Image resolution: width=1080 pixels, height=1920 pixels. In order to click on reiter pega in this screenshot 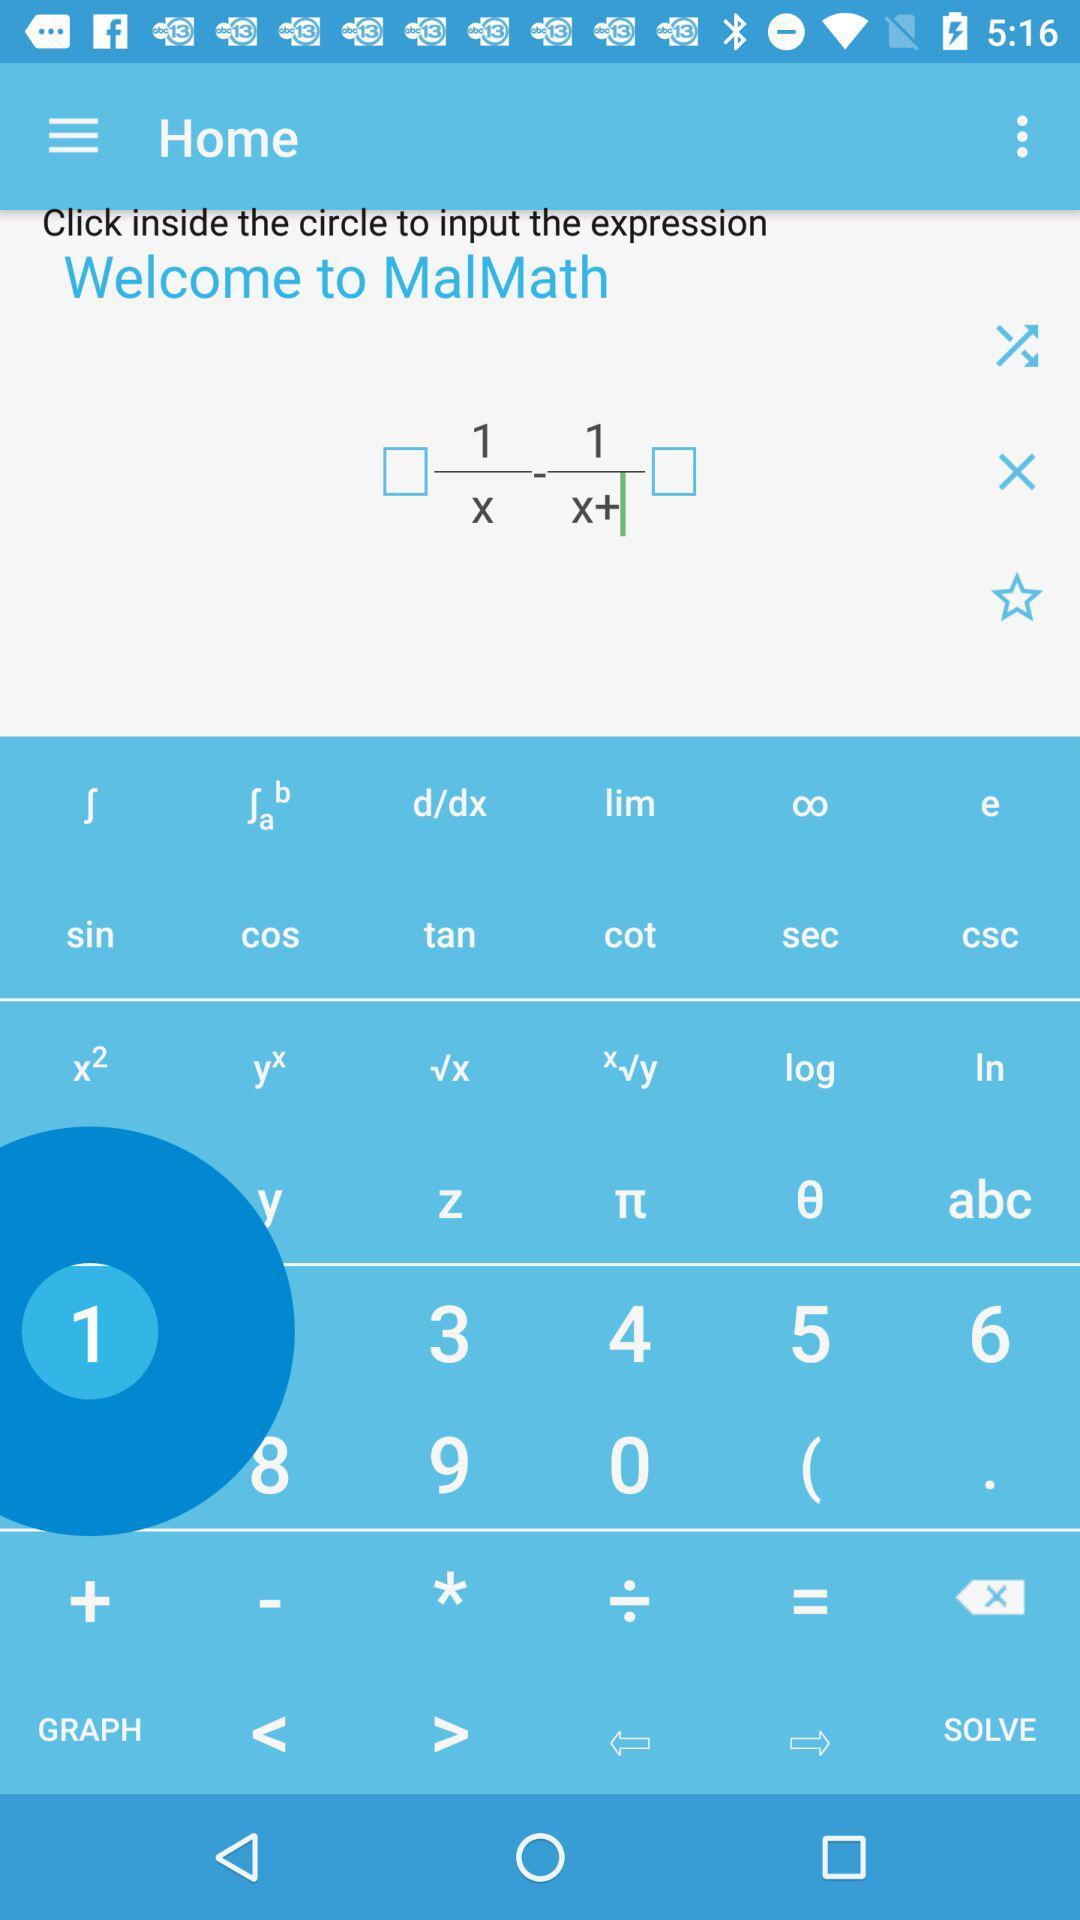, I will do `click(1017, 345)`.